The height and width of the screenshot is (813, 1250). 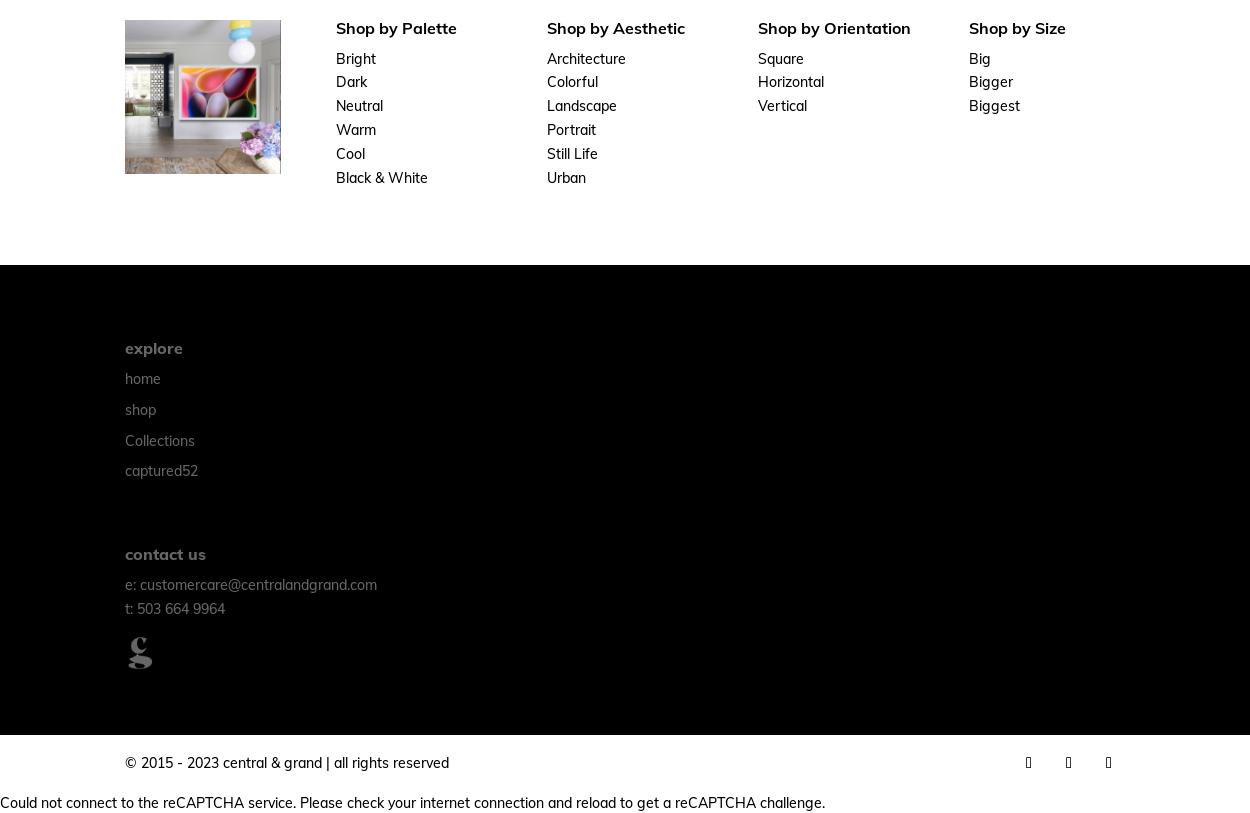 What do you see at coordinates (585, 56) in the screenshot?
I see `'Architecture'` at bounding box center [585, 56].